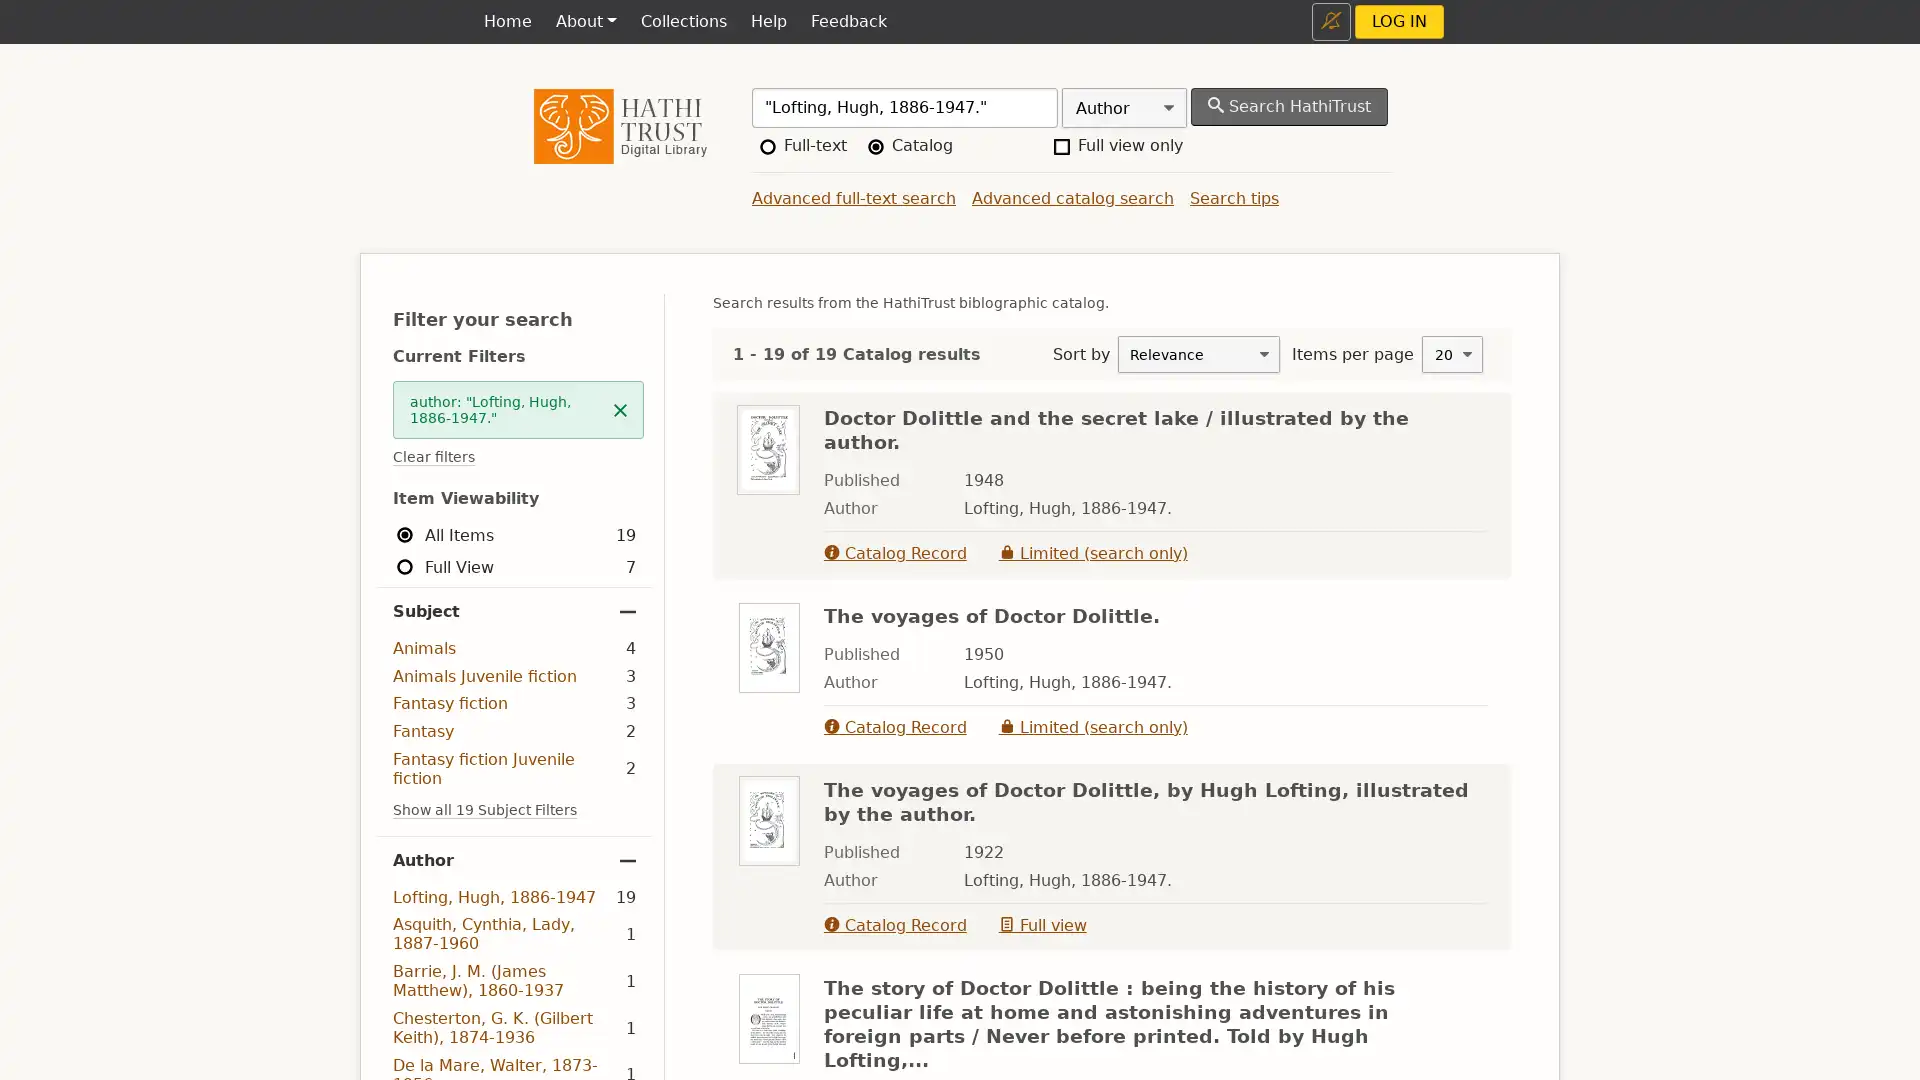 The image size is (1920, 1080). I want to click on Barrie, J. M. (James Matthew), 1860-1937 - 1, so click(514, 979).